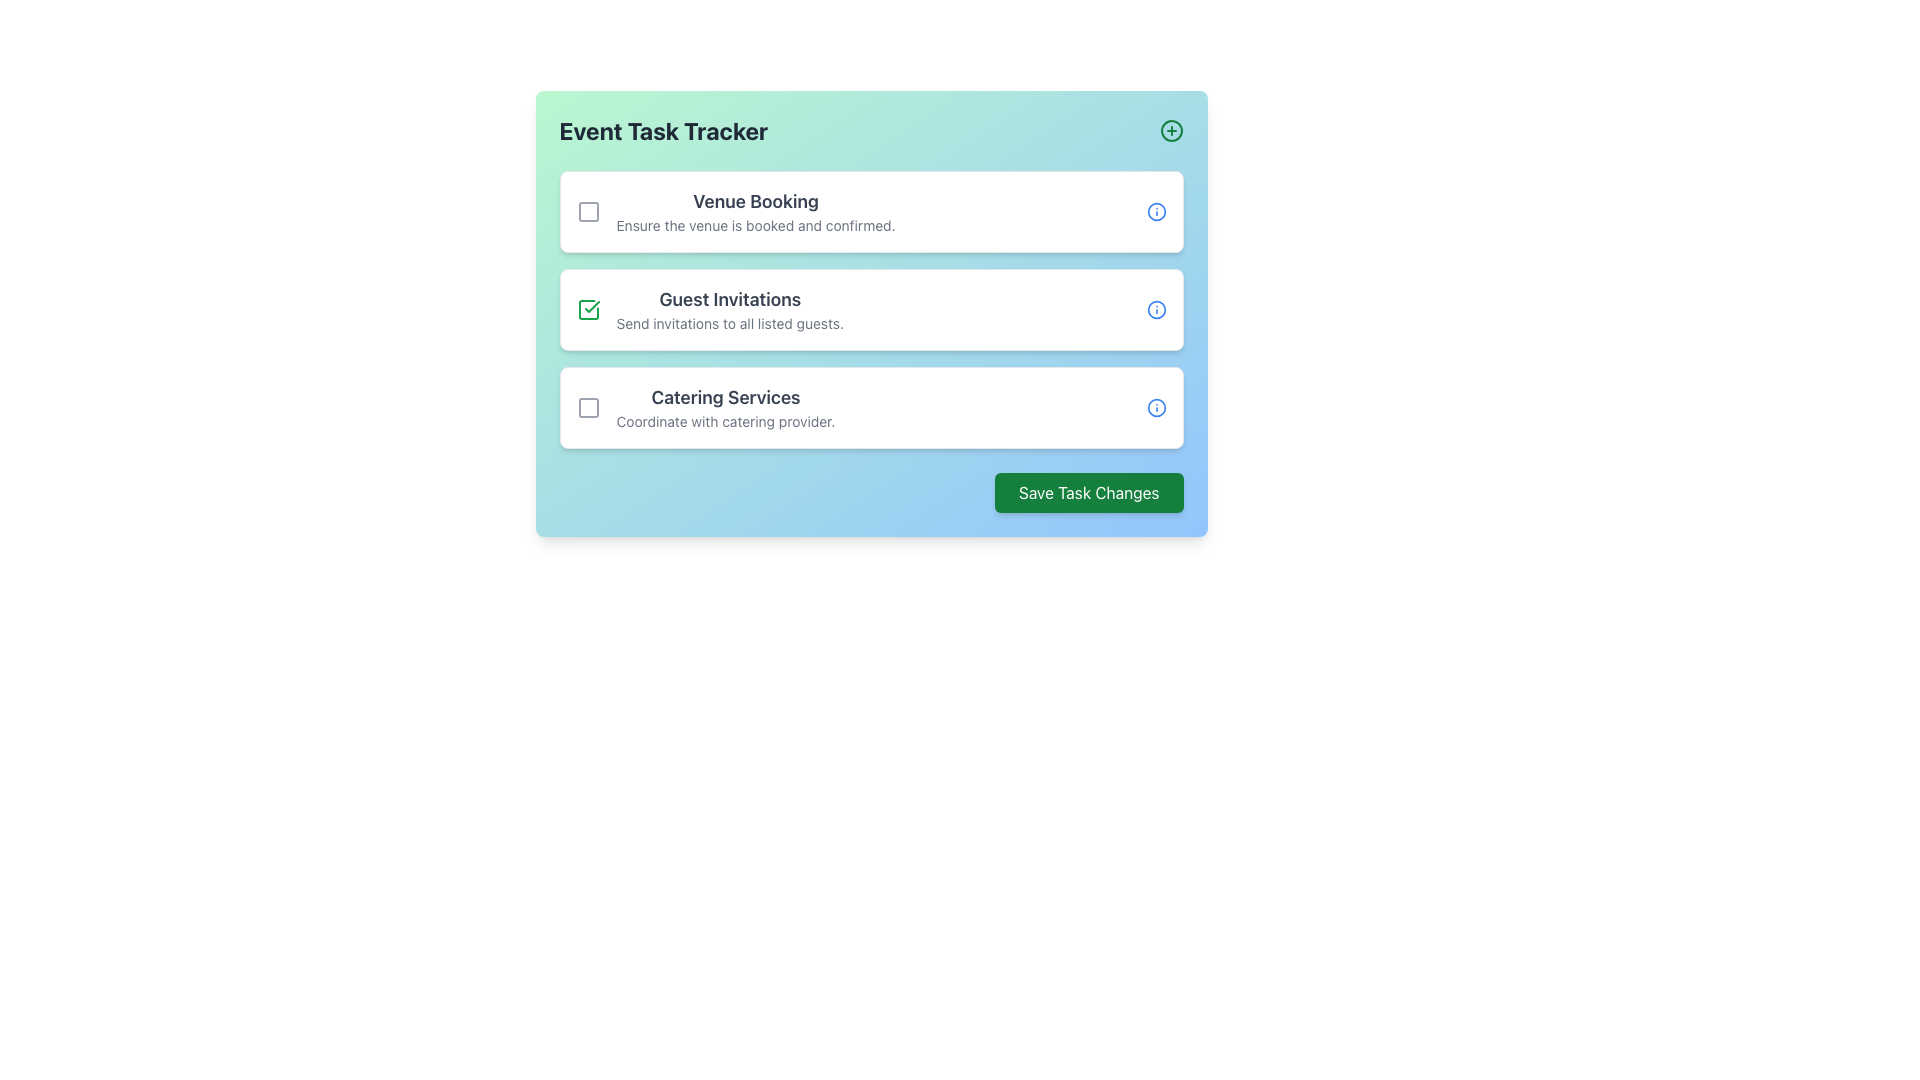 This screenshot has width=1920, height=1080. Describe the element at coordinates (755, 212) in the screenshot. I see `on the text block that describes the task related` at that location.